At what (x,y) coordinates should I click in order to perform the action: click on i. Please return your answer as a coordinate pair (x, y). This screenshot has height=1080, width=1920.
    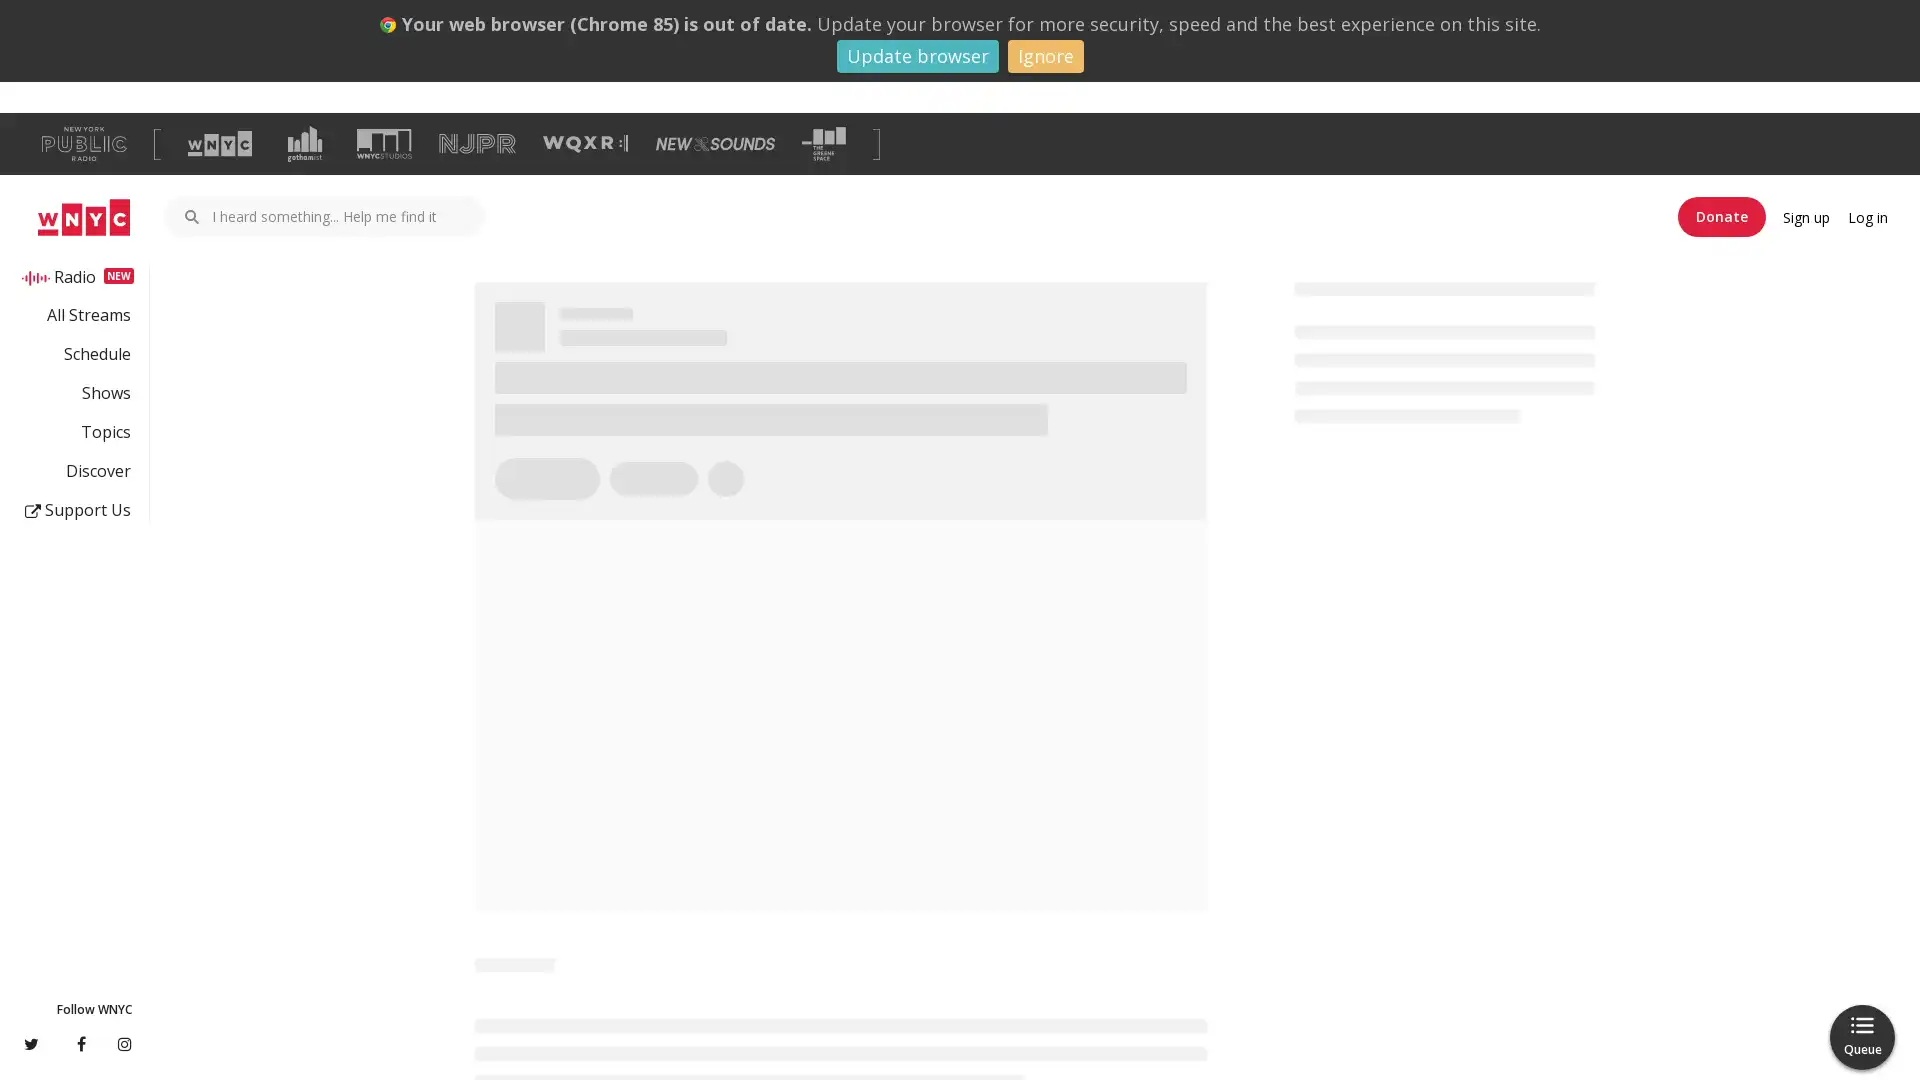
    Looking at the image, I should click on (1183, 965).